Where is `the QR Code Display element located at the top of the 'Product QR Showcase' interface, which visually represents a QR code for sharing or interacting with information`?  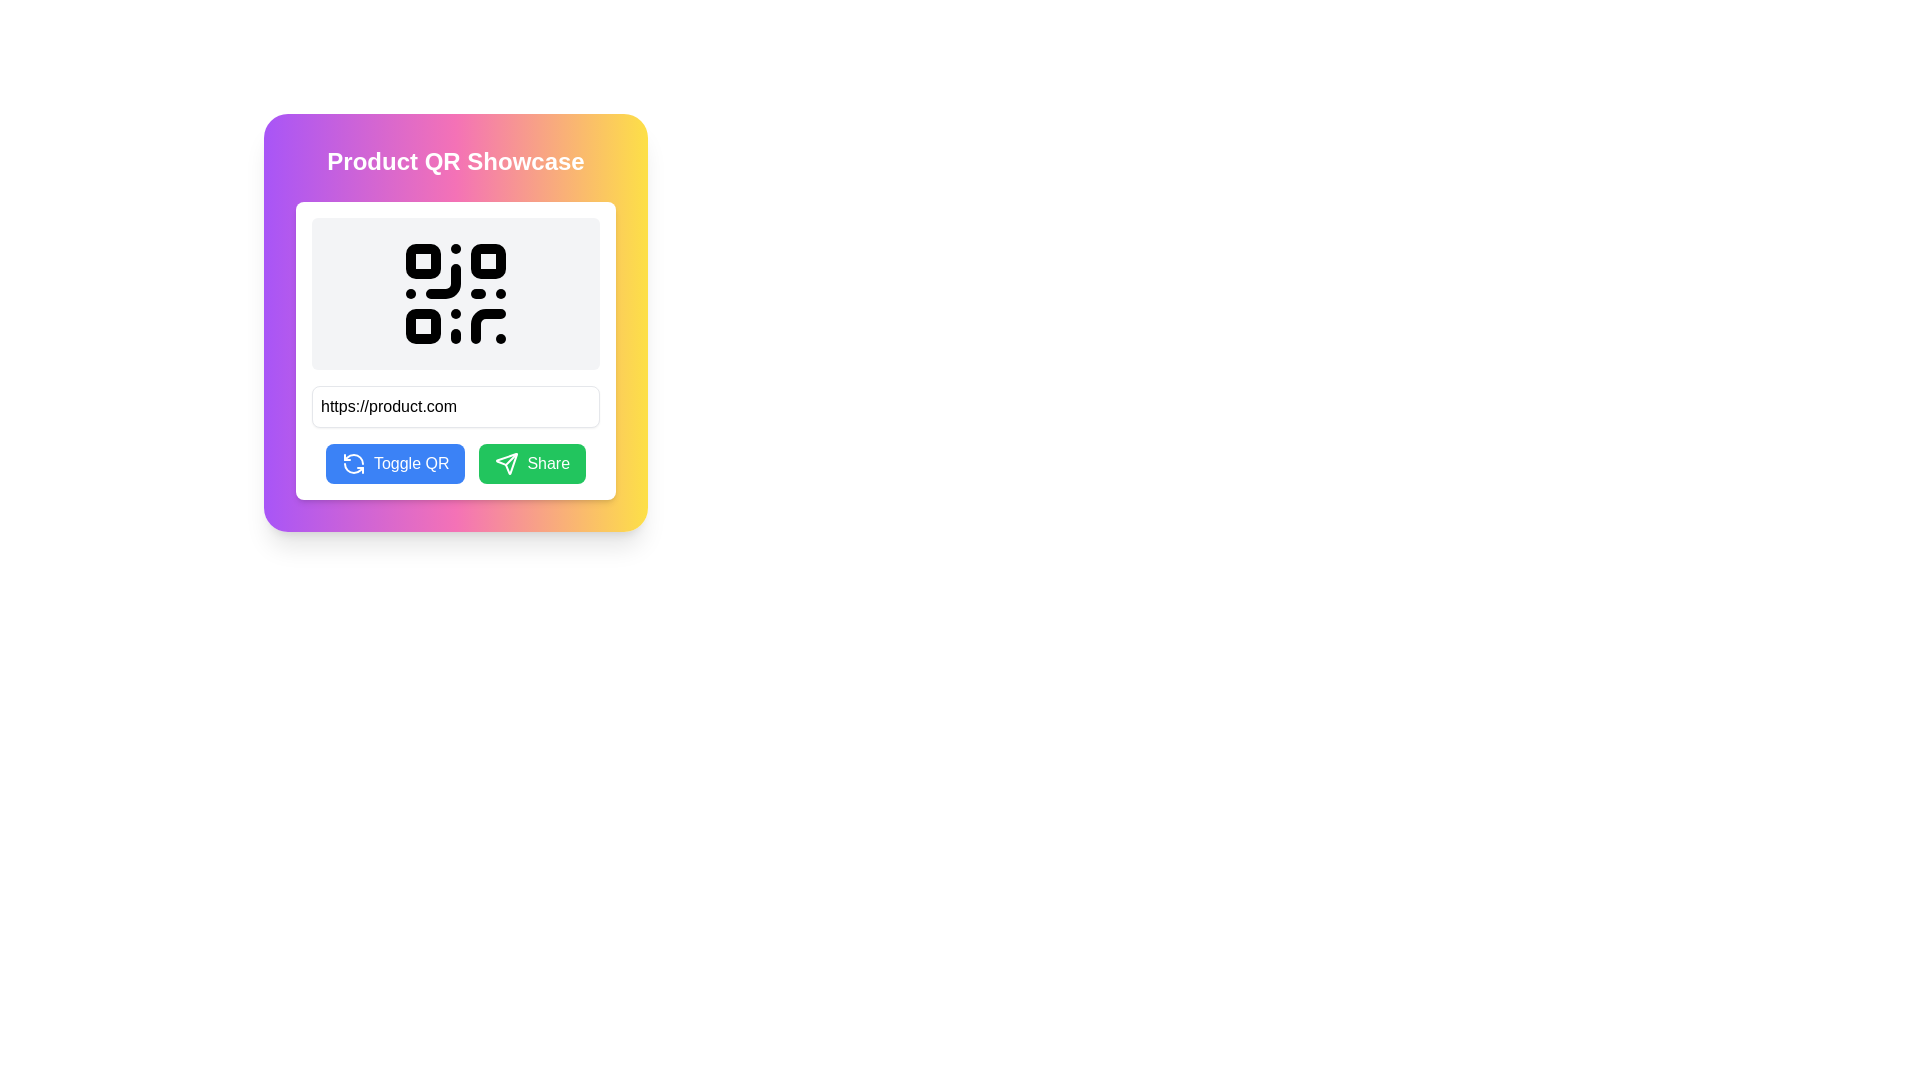
the QR Code Display element located at the top of the 'Product QR Showcase' interface, which visually represents a QR code for sharing or interacting with information is located at coordinates (455, 293).